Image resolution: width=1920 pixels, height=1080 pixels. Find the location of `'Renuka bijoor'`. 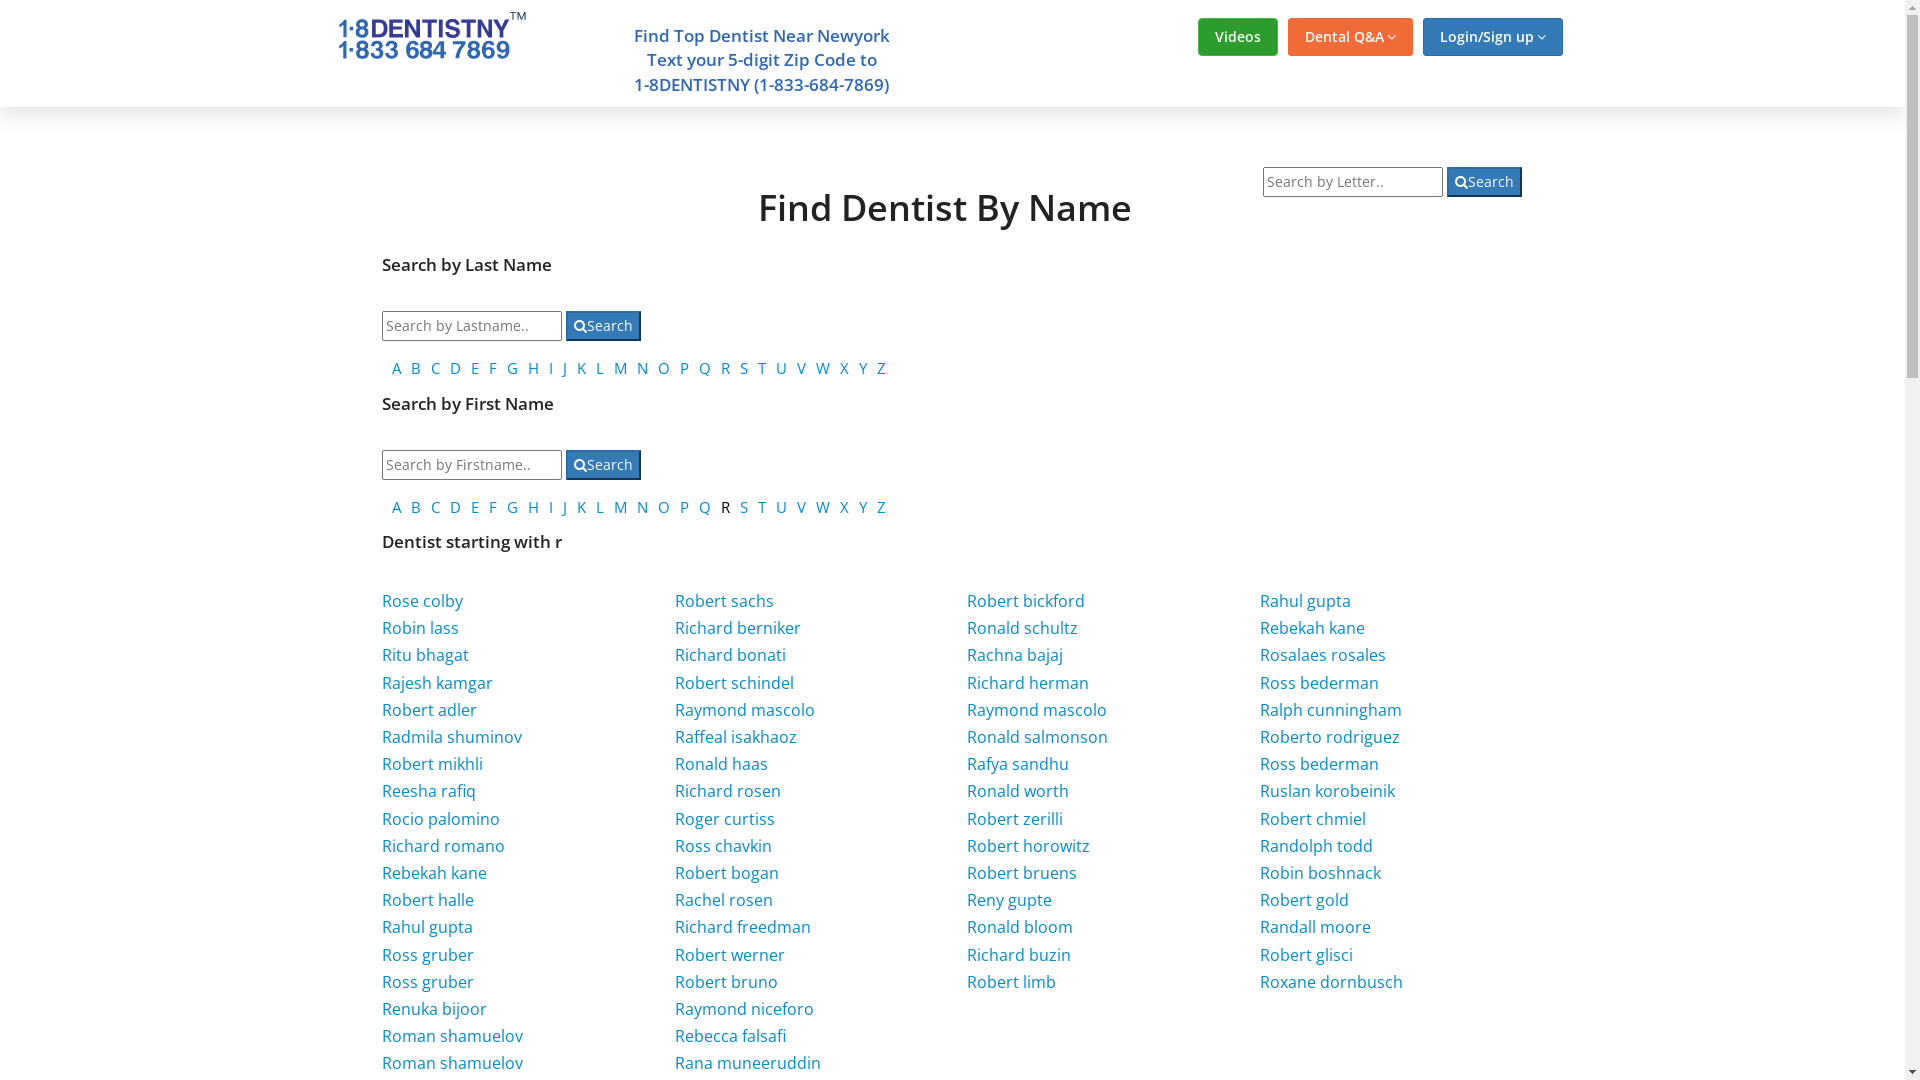

'Renuka bijoor' is located at coordinates (433, 1009).